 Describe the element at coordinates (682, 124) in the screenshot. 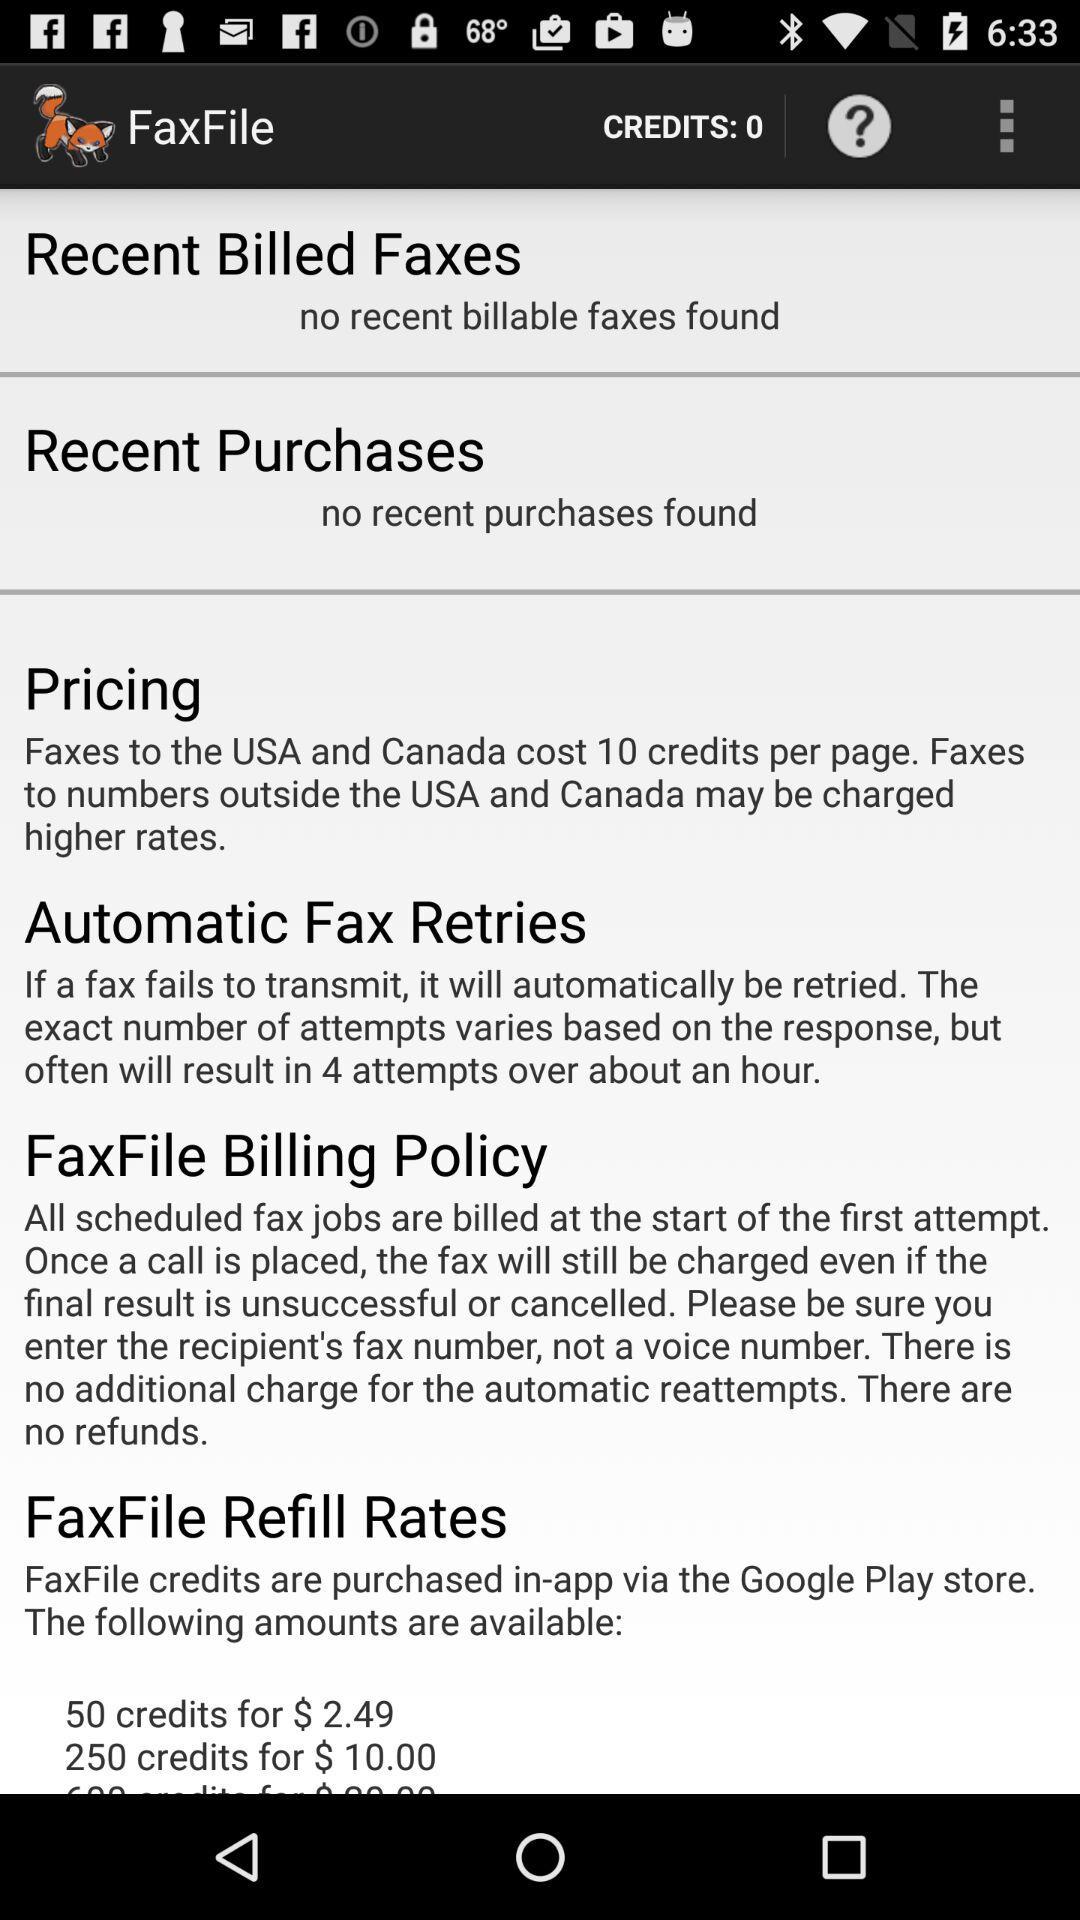

I see `app above no recent billable app` at that location.